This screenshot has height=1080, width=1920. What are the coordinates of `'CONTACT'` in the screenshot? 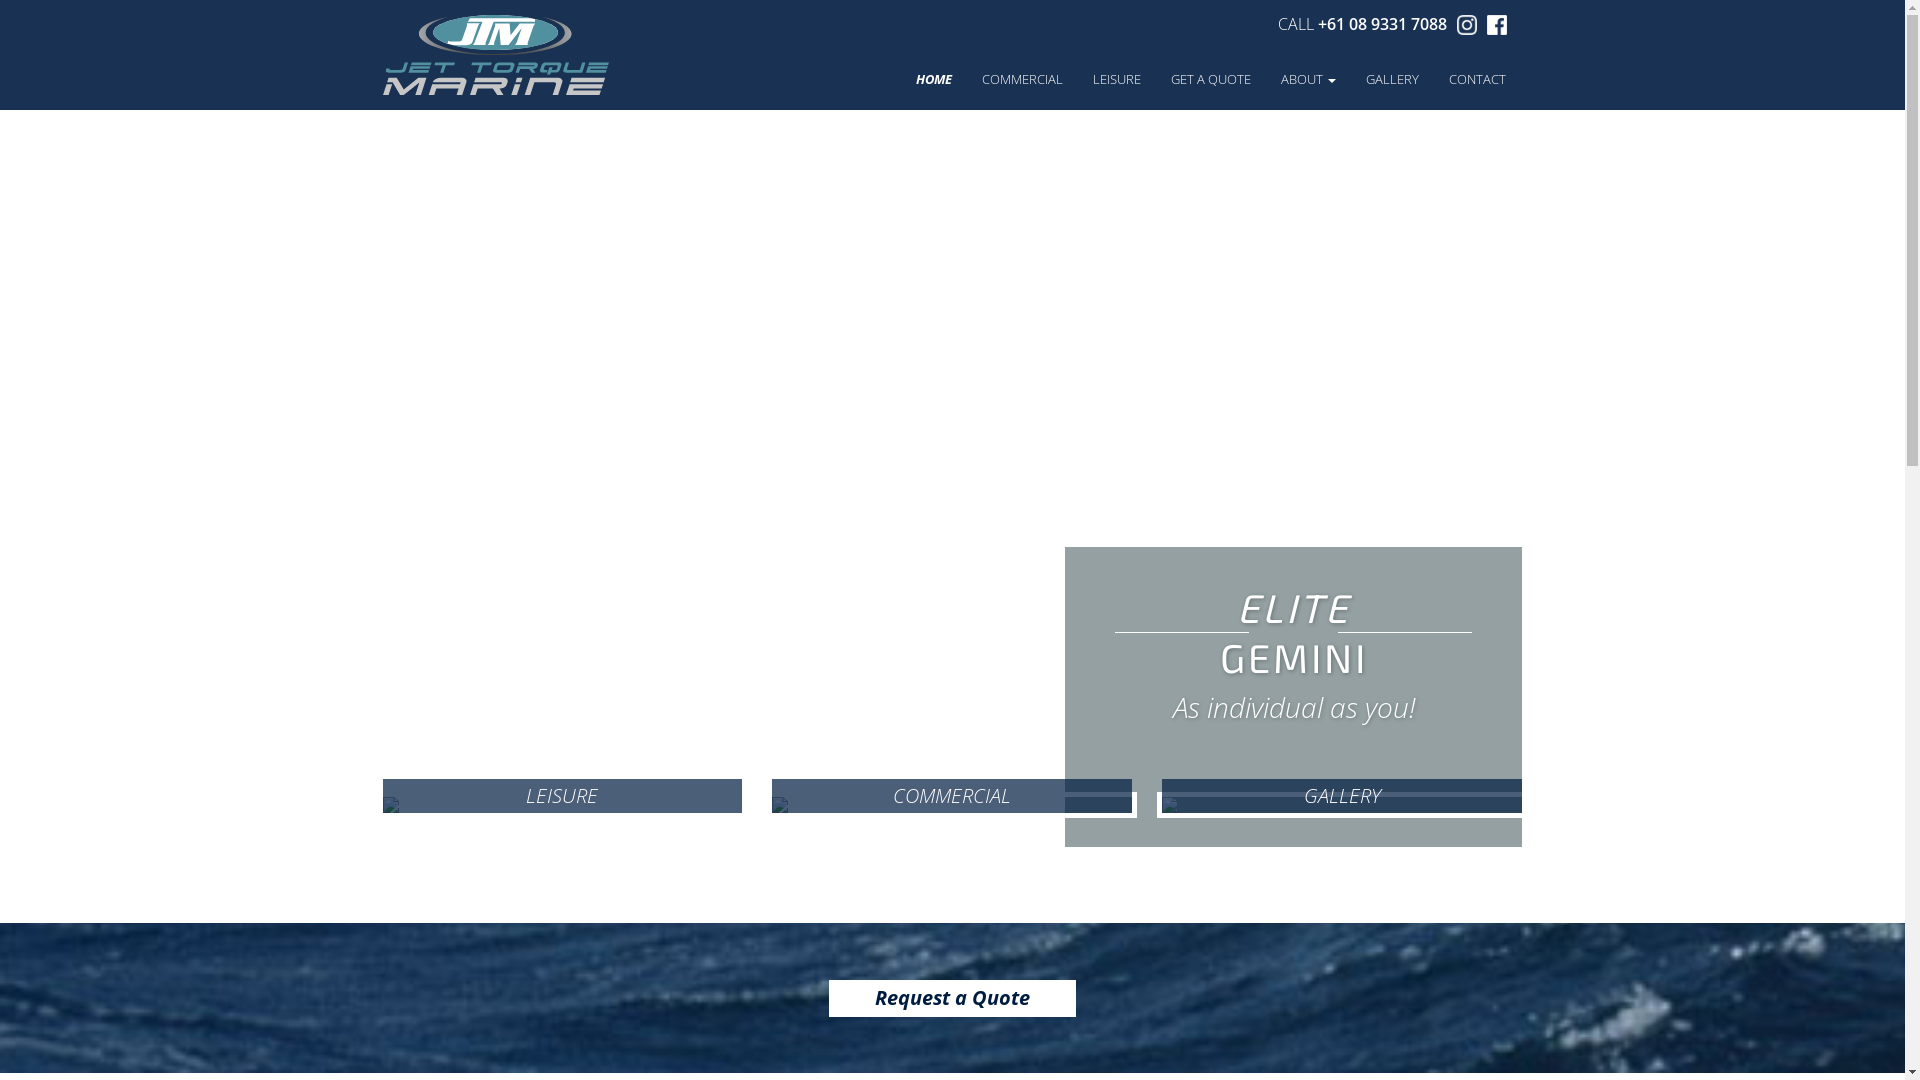 It's located at (1433, 87).